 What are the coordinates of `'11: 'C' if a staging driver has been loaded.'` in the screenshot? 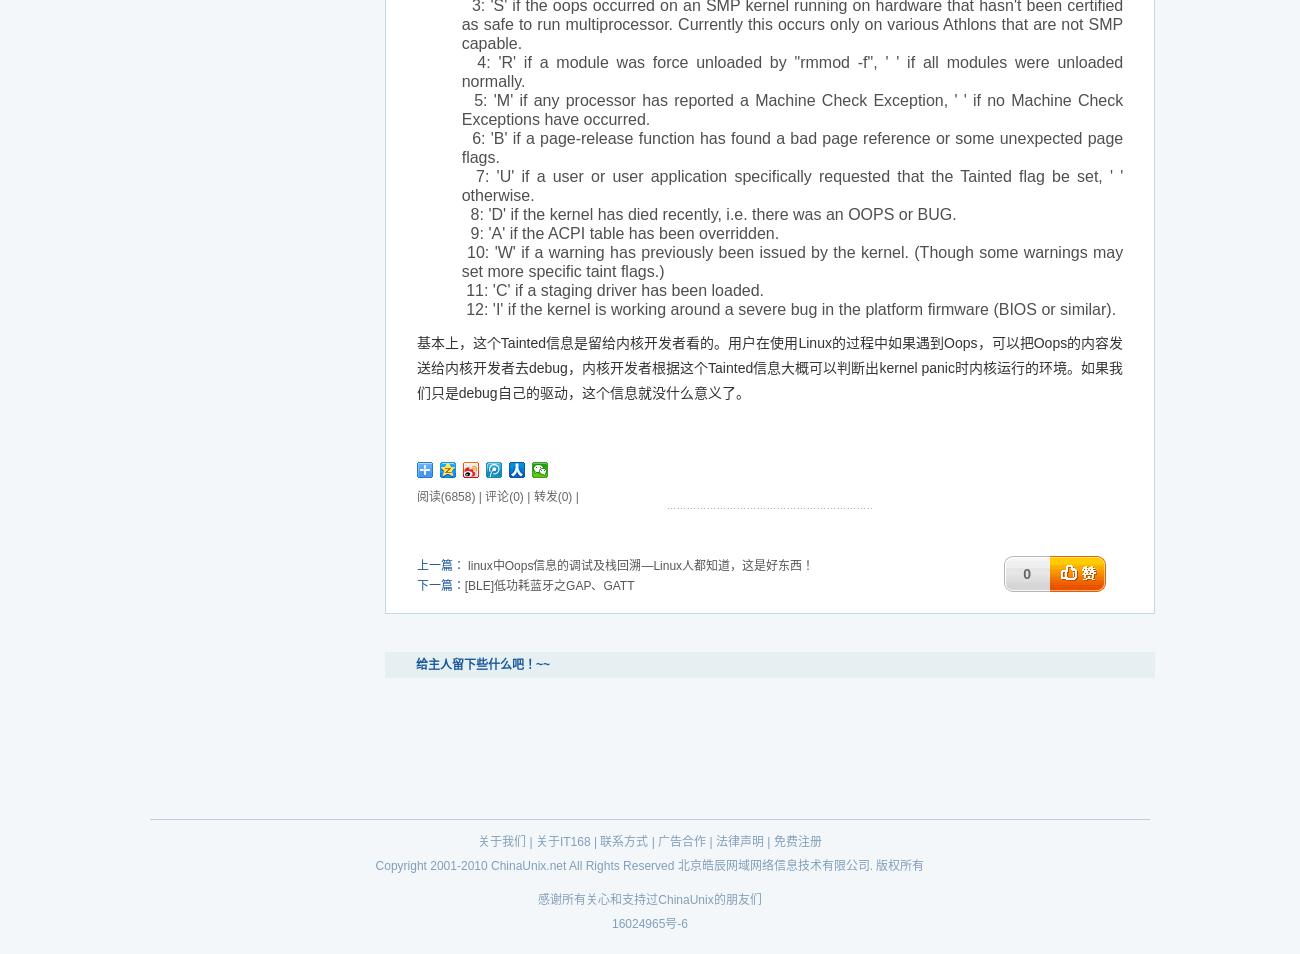 It's located at (612, 290).